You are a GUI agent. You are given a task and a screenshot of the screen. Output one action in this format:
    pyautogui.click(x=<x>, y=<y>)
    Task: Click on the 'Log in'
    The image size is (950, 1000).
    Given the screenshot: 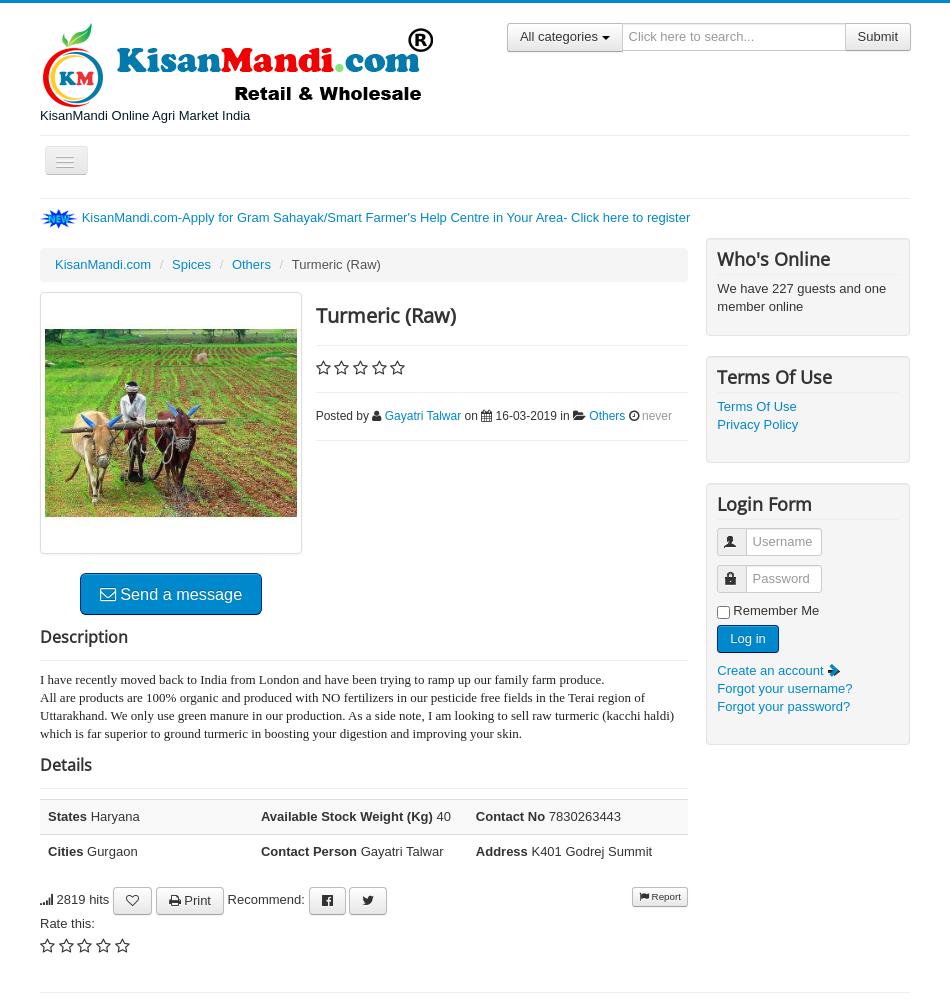 What is the action you would take?
    pyautogui.click(x=746, y=638)
    